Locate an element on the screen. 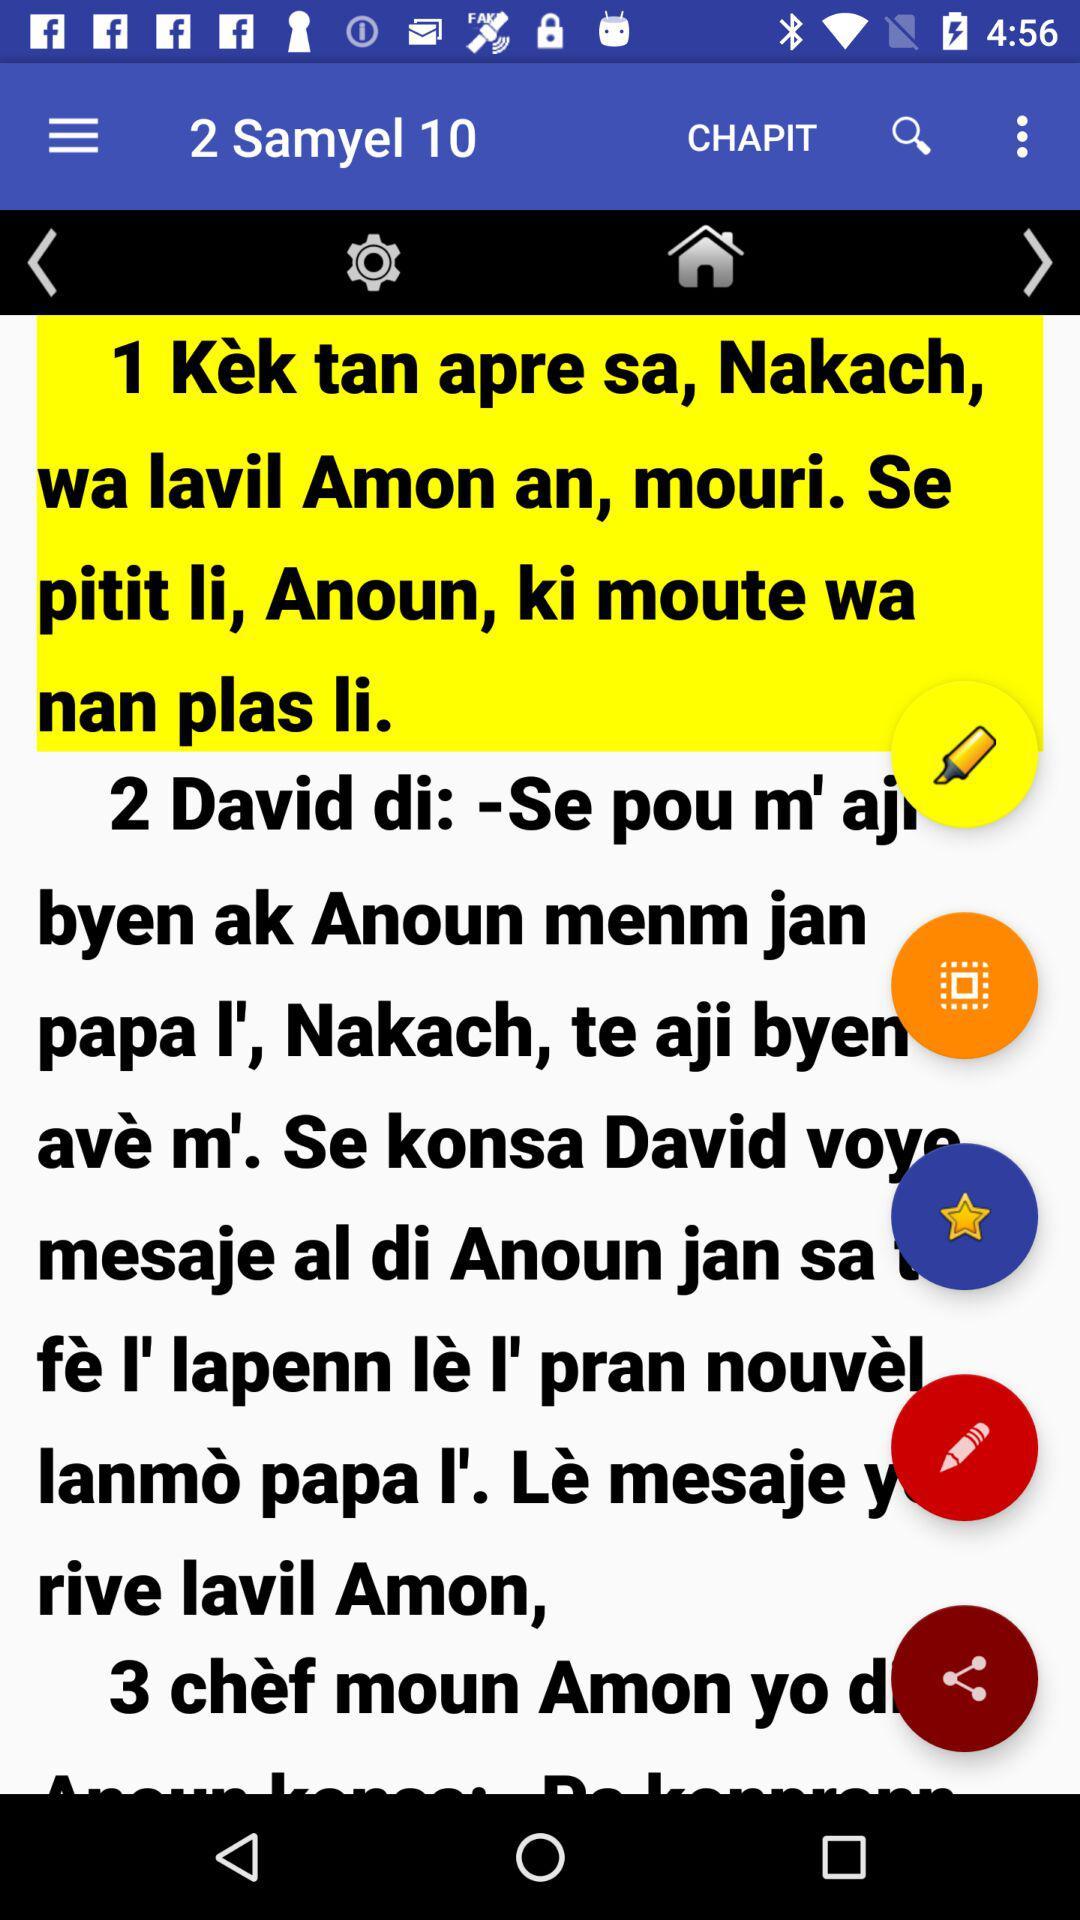 This screenshot has width=1080, height=1920. the settings icon is located at coordinates (373, 261).